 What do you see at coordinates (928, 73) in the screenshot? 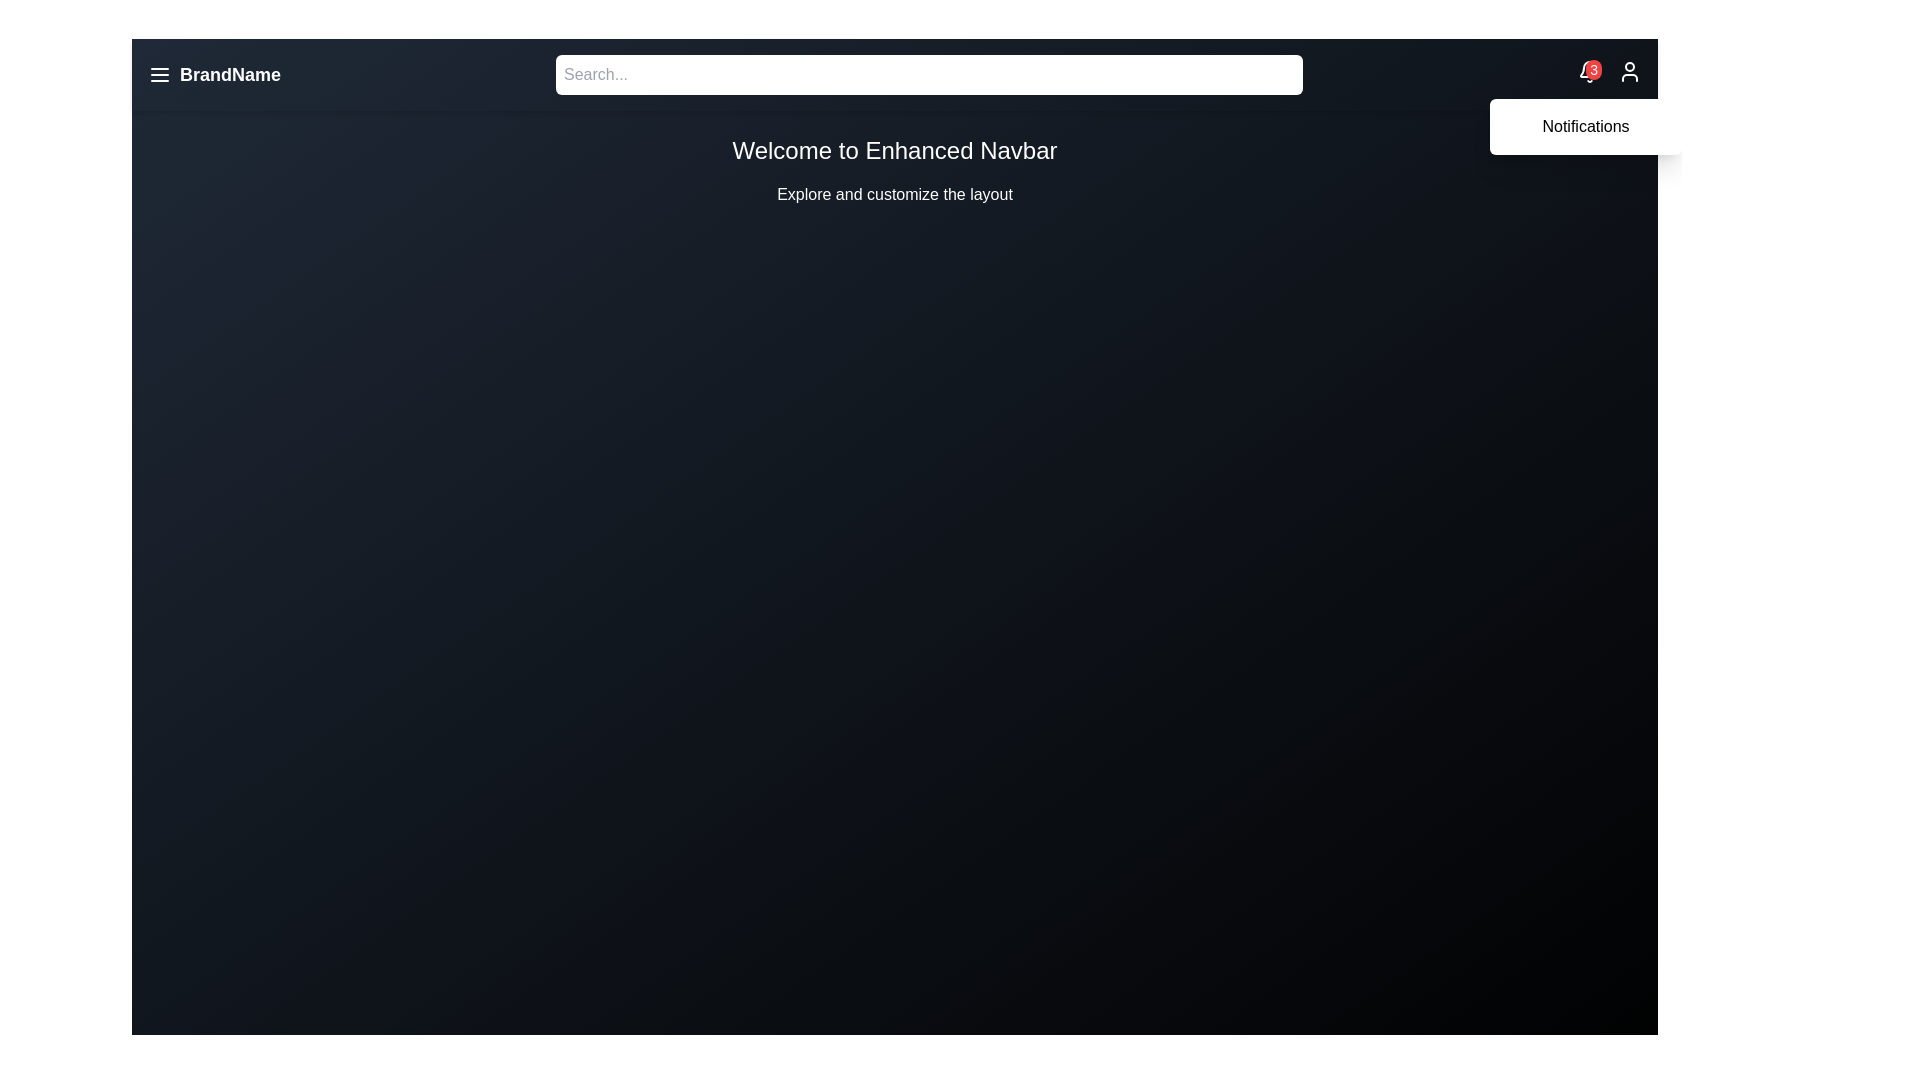
I see `the search bar and type the text 'example'` at bounding box center [928, 73].